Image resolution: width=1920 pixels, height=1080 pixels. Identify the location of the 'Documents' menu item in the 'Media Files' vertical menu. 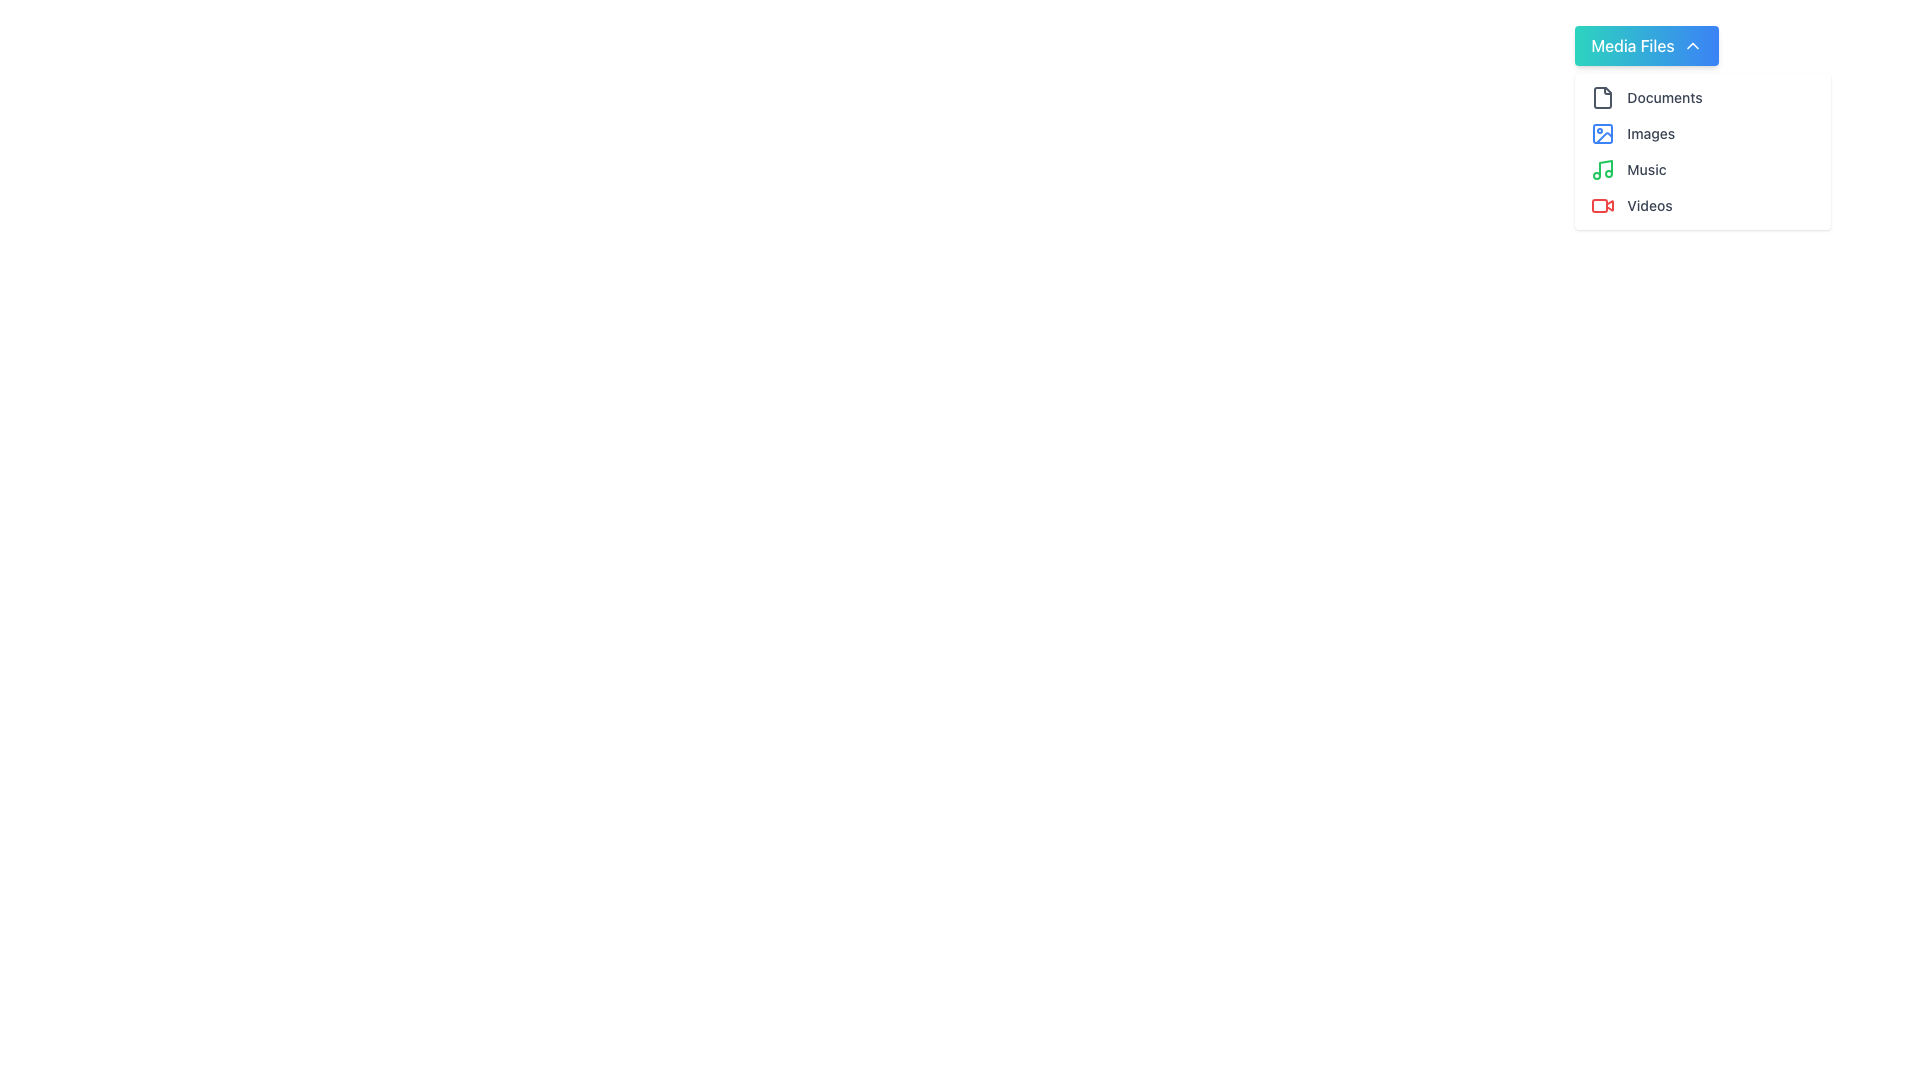
(1702, 97).